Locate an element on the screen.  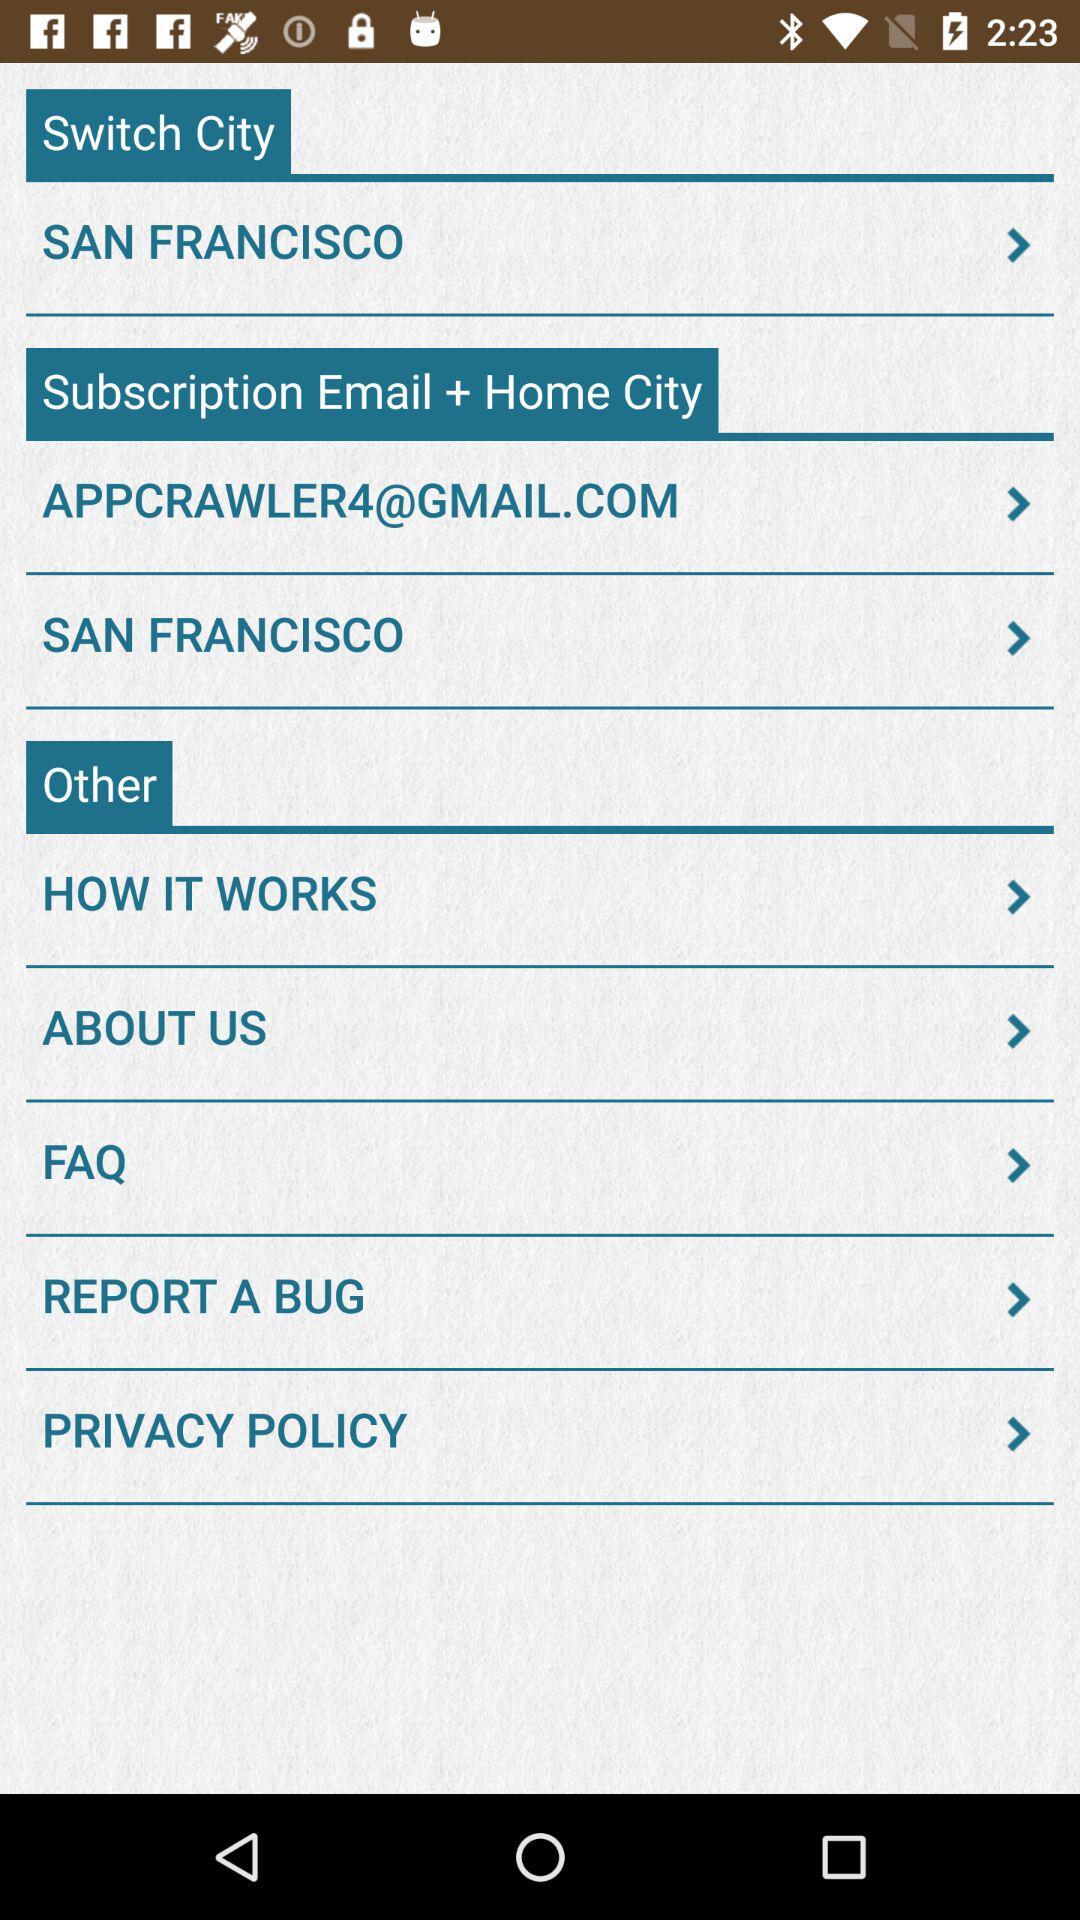
the about us is located at coordinates (540, 1031).